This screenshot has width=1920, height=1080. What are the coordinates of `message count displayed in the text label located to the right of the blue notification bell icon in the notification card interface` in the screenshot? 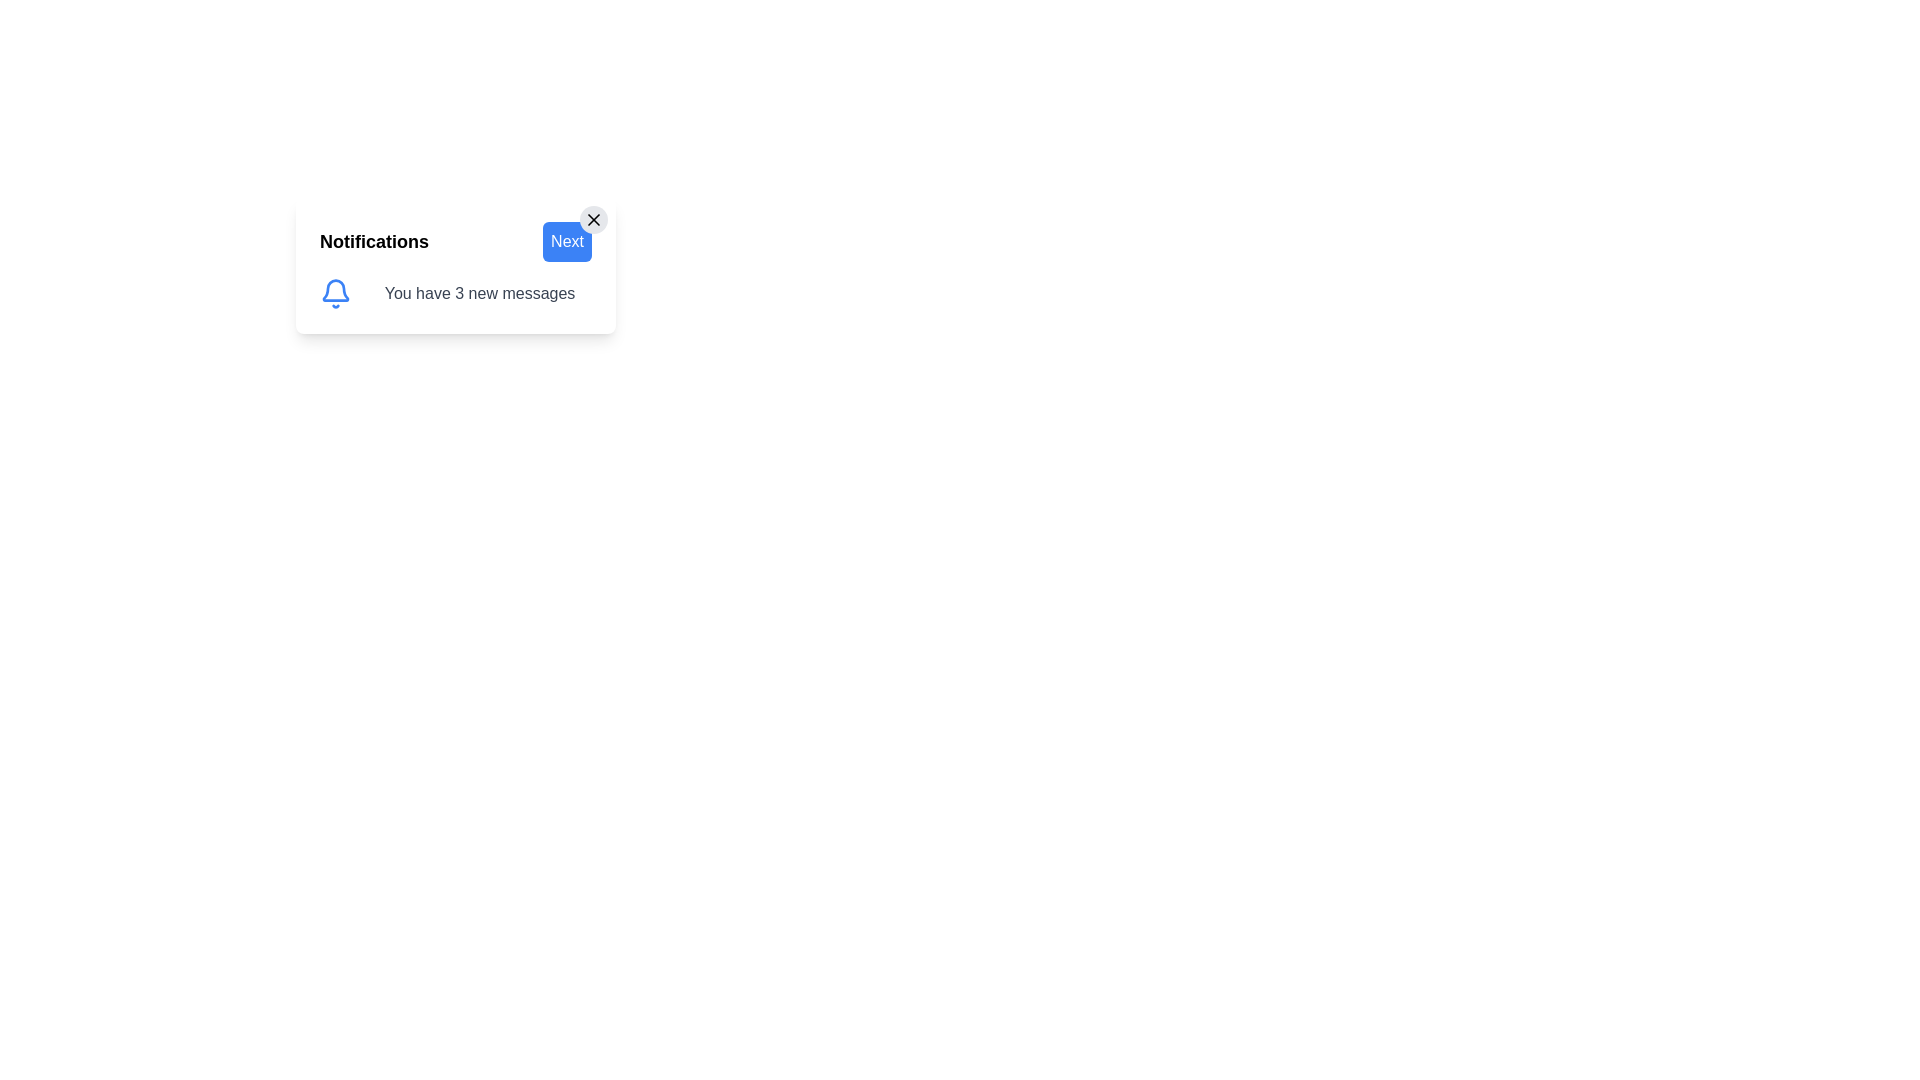 It's located at (480, 293).